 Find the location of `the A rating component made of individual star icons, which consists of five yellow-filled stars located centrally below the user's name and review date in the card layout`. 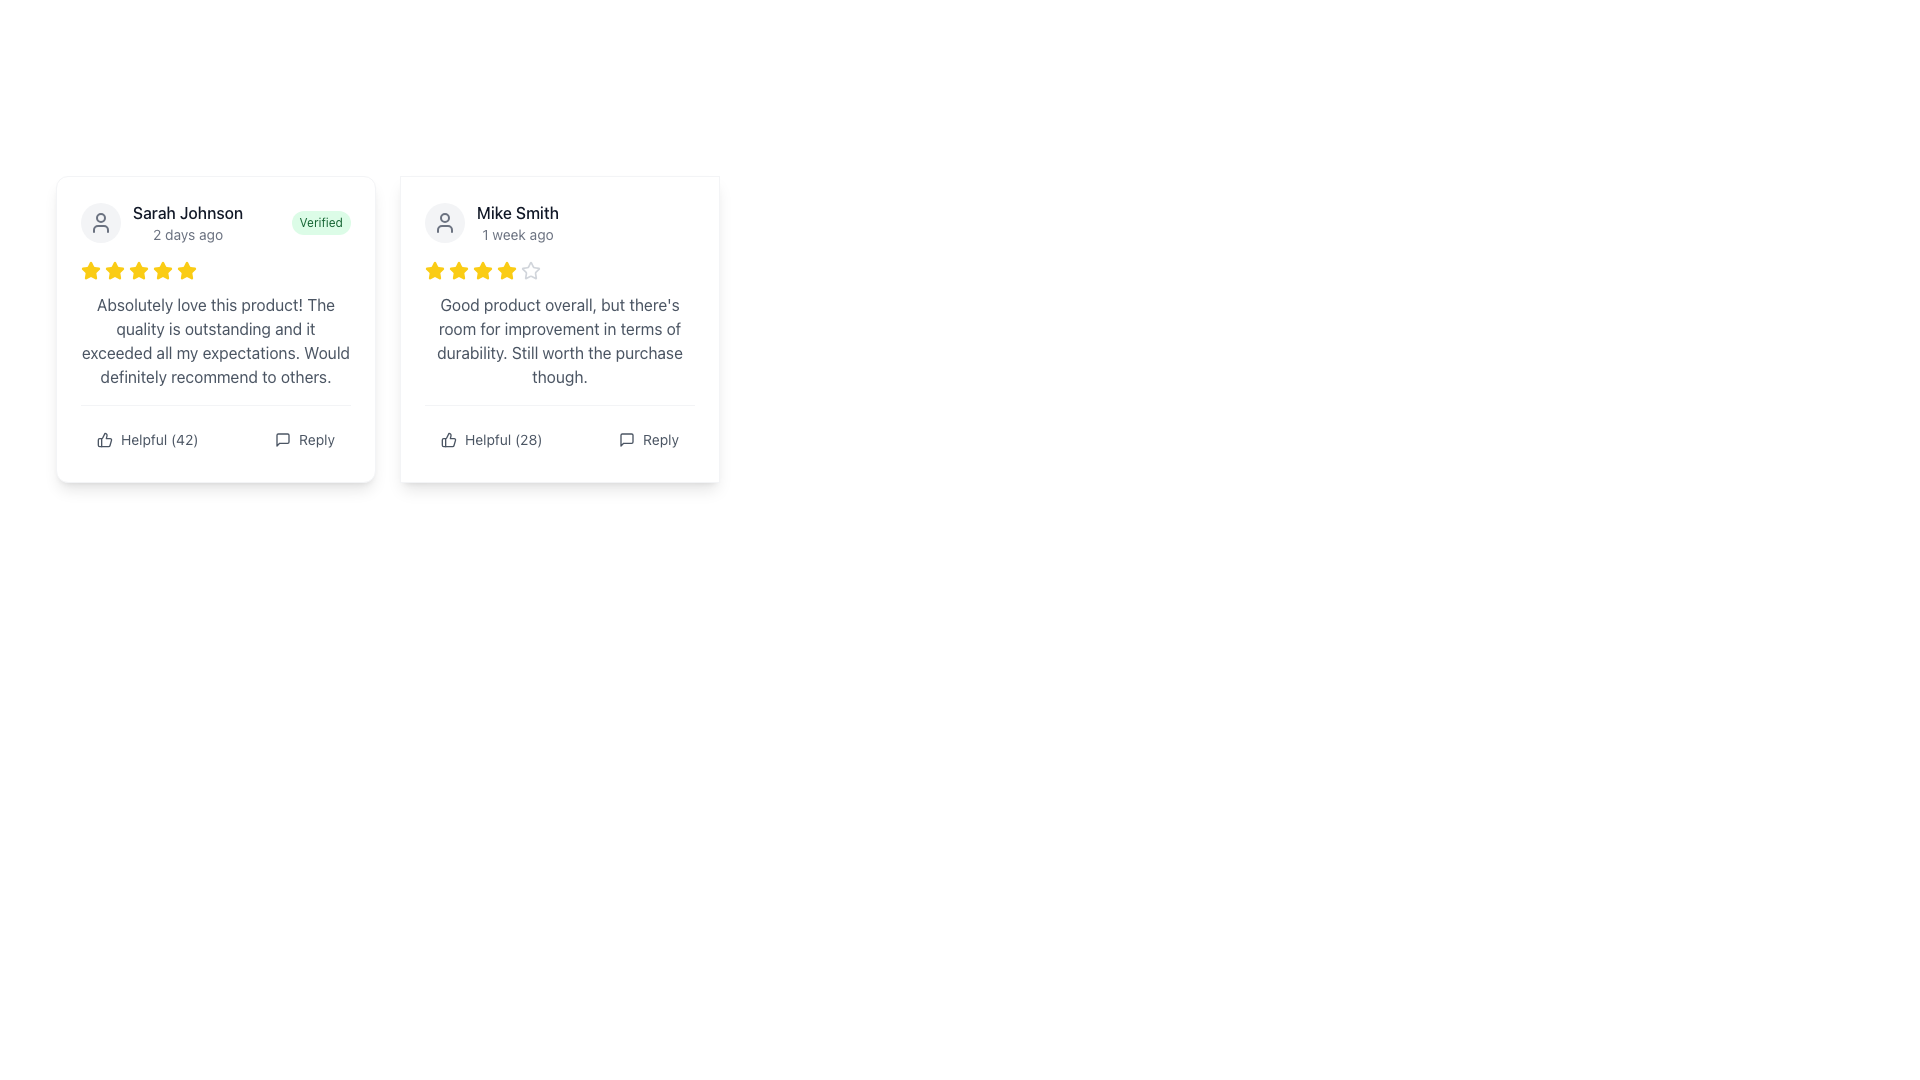

the A rating component made of individual star icons, which consists of five yellow-filled stars located centrally below the user's name and review date in the card layout is located at coordinates (216, 270).